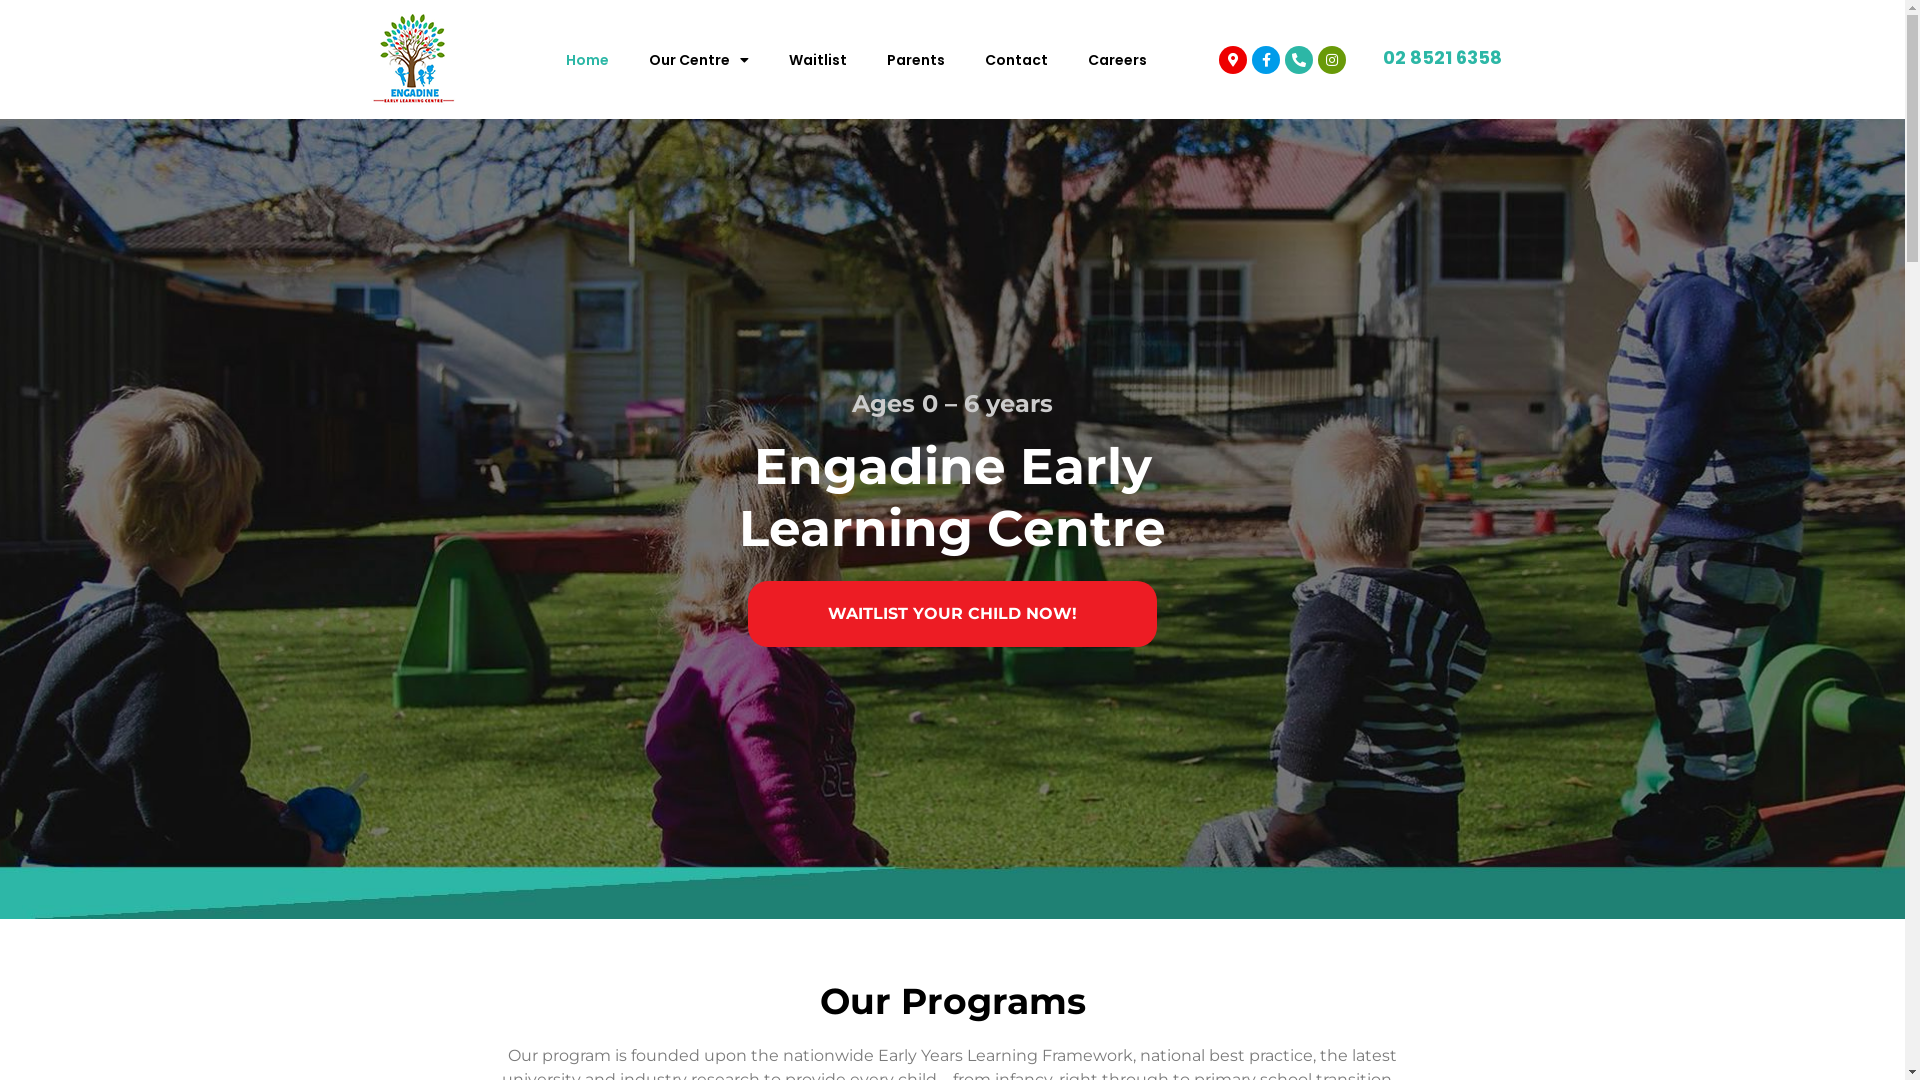  I want to click on 'Contact', so click(1016, 57).